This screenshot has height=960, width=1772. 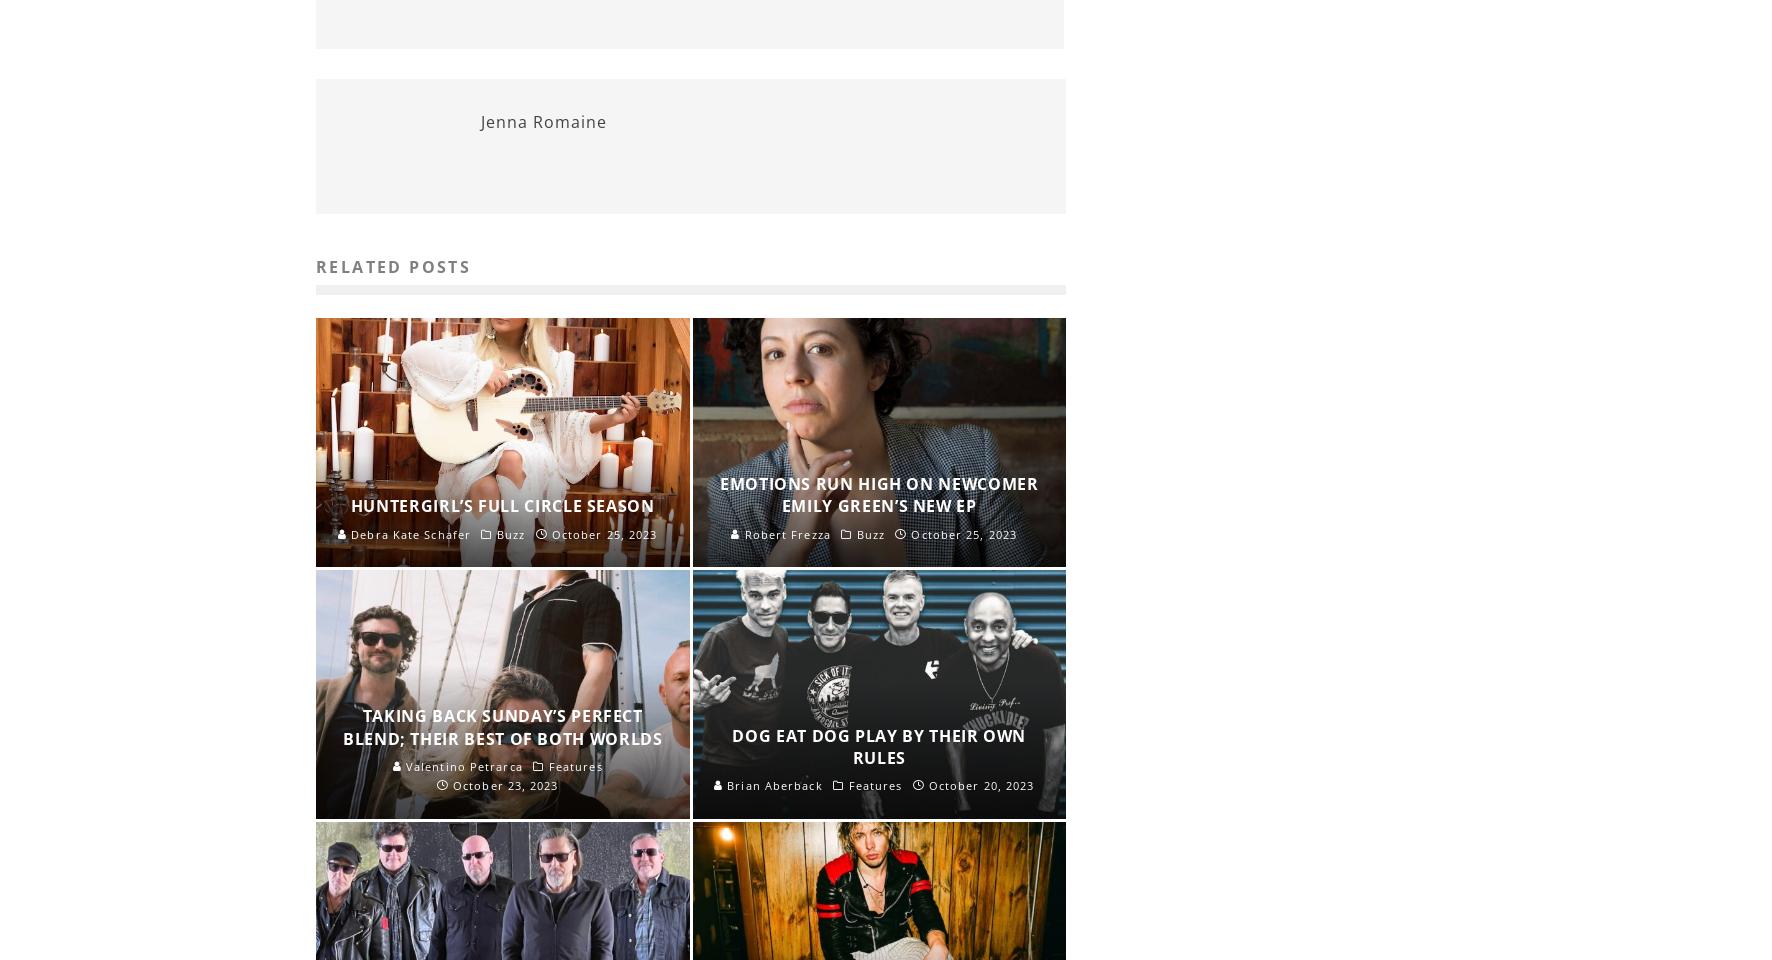 What do you see at coordinates (543, 120) in the screenshot?
I see `'Jenna Romaine'` at bounding box center [543, 120].